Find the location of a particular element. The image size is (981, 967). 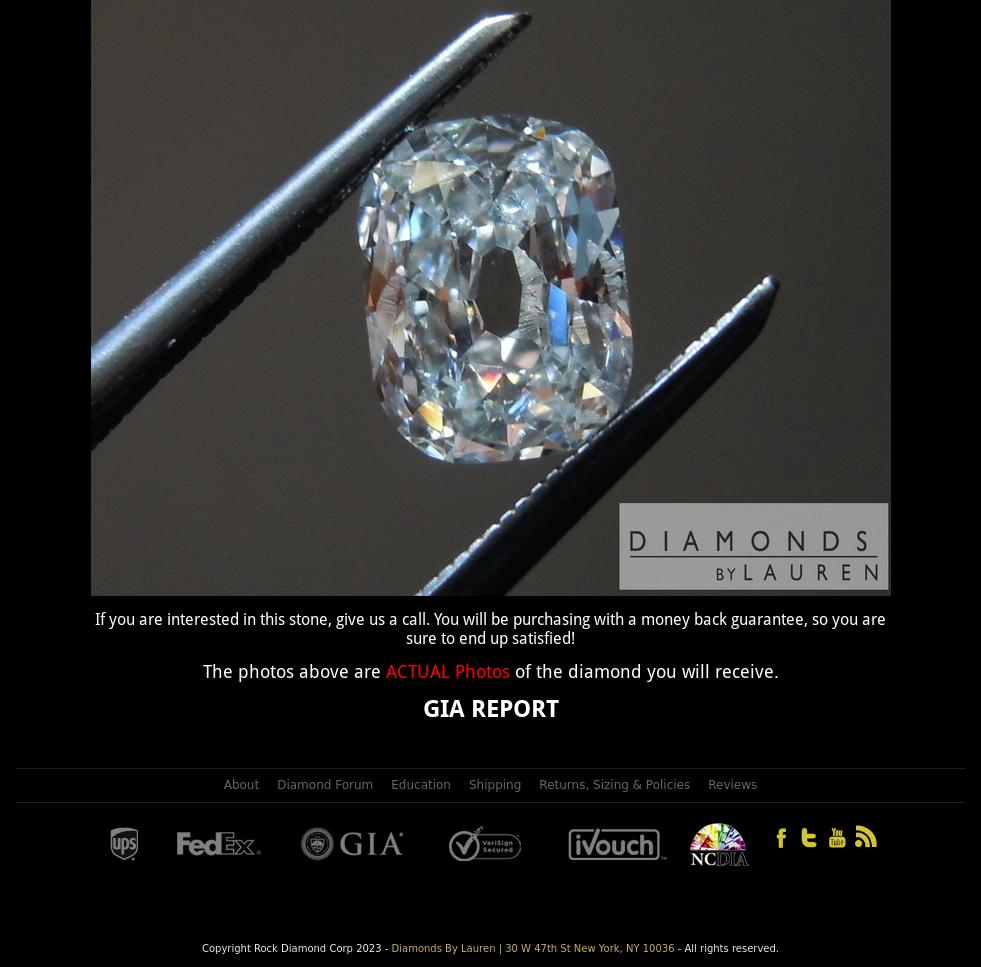

'Reviews' is located at coordinates (732, 783).